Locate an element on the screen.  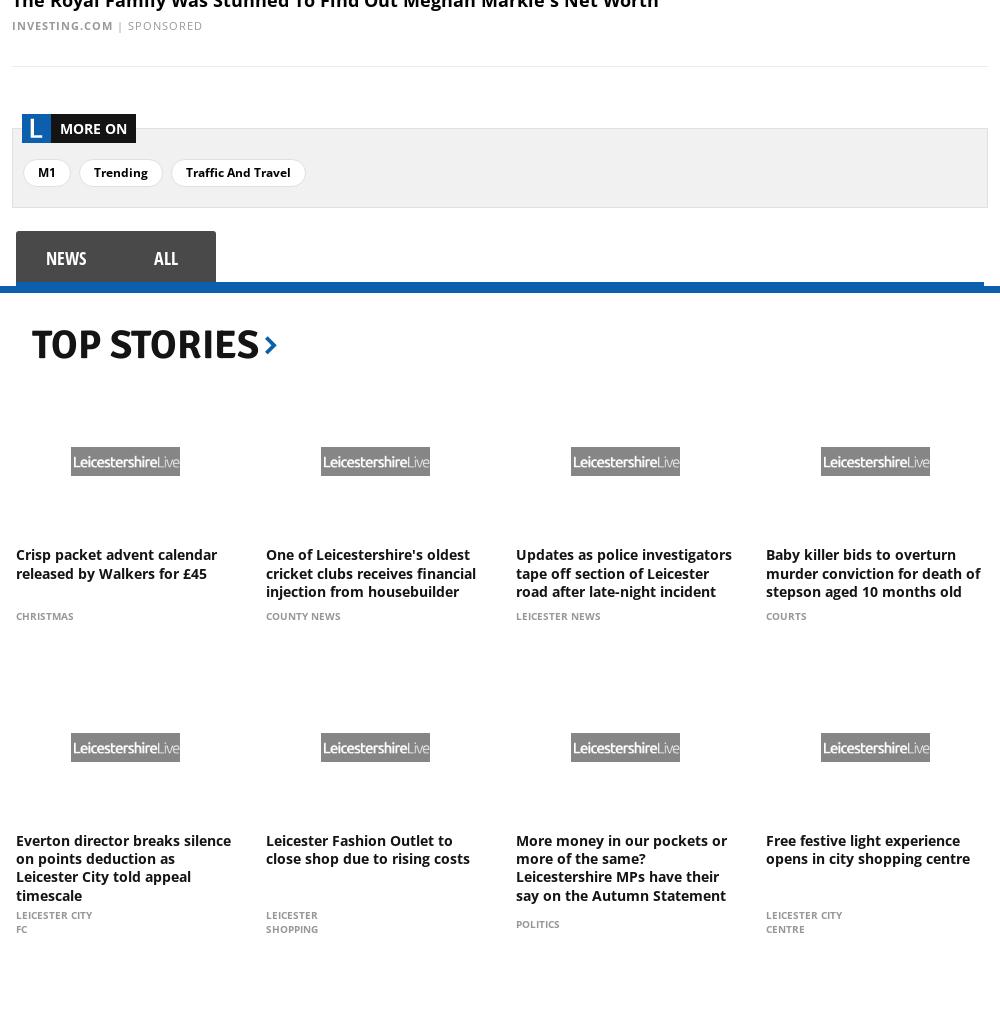
'Leicester Fashion Outlet to close shop due to rising costs' is located at coordinates (367, 848).